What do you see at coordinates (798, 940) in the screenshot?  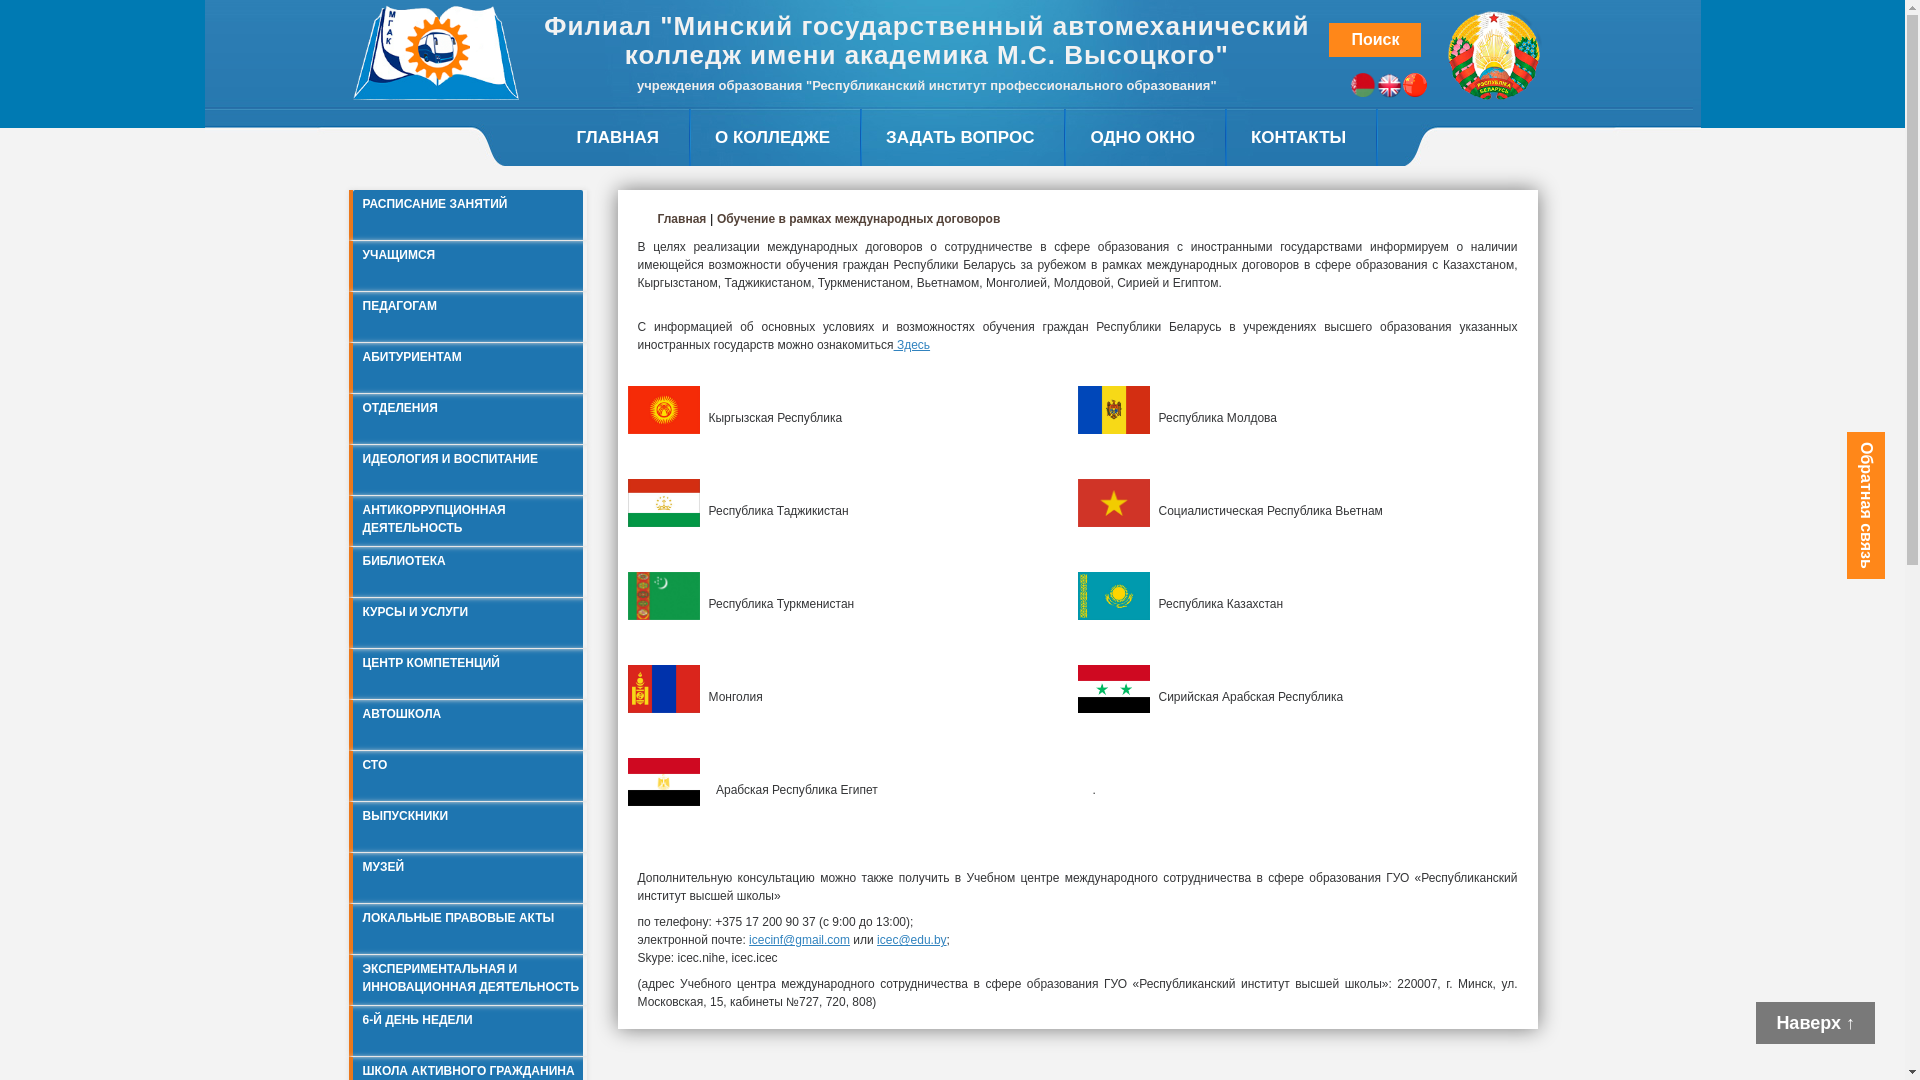 I see `'icecinf@gmail.com'` at bounding box center [798, 940].